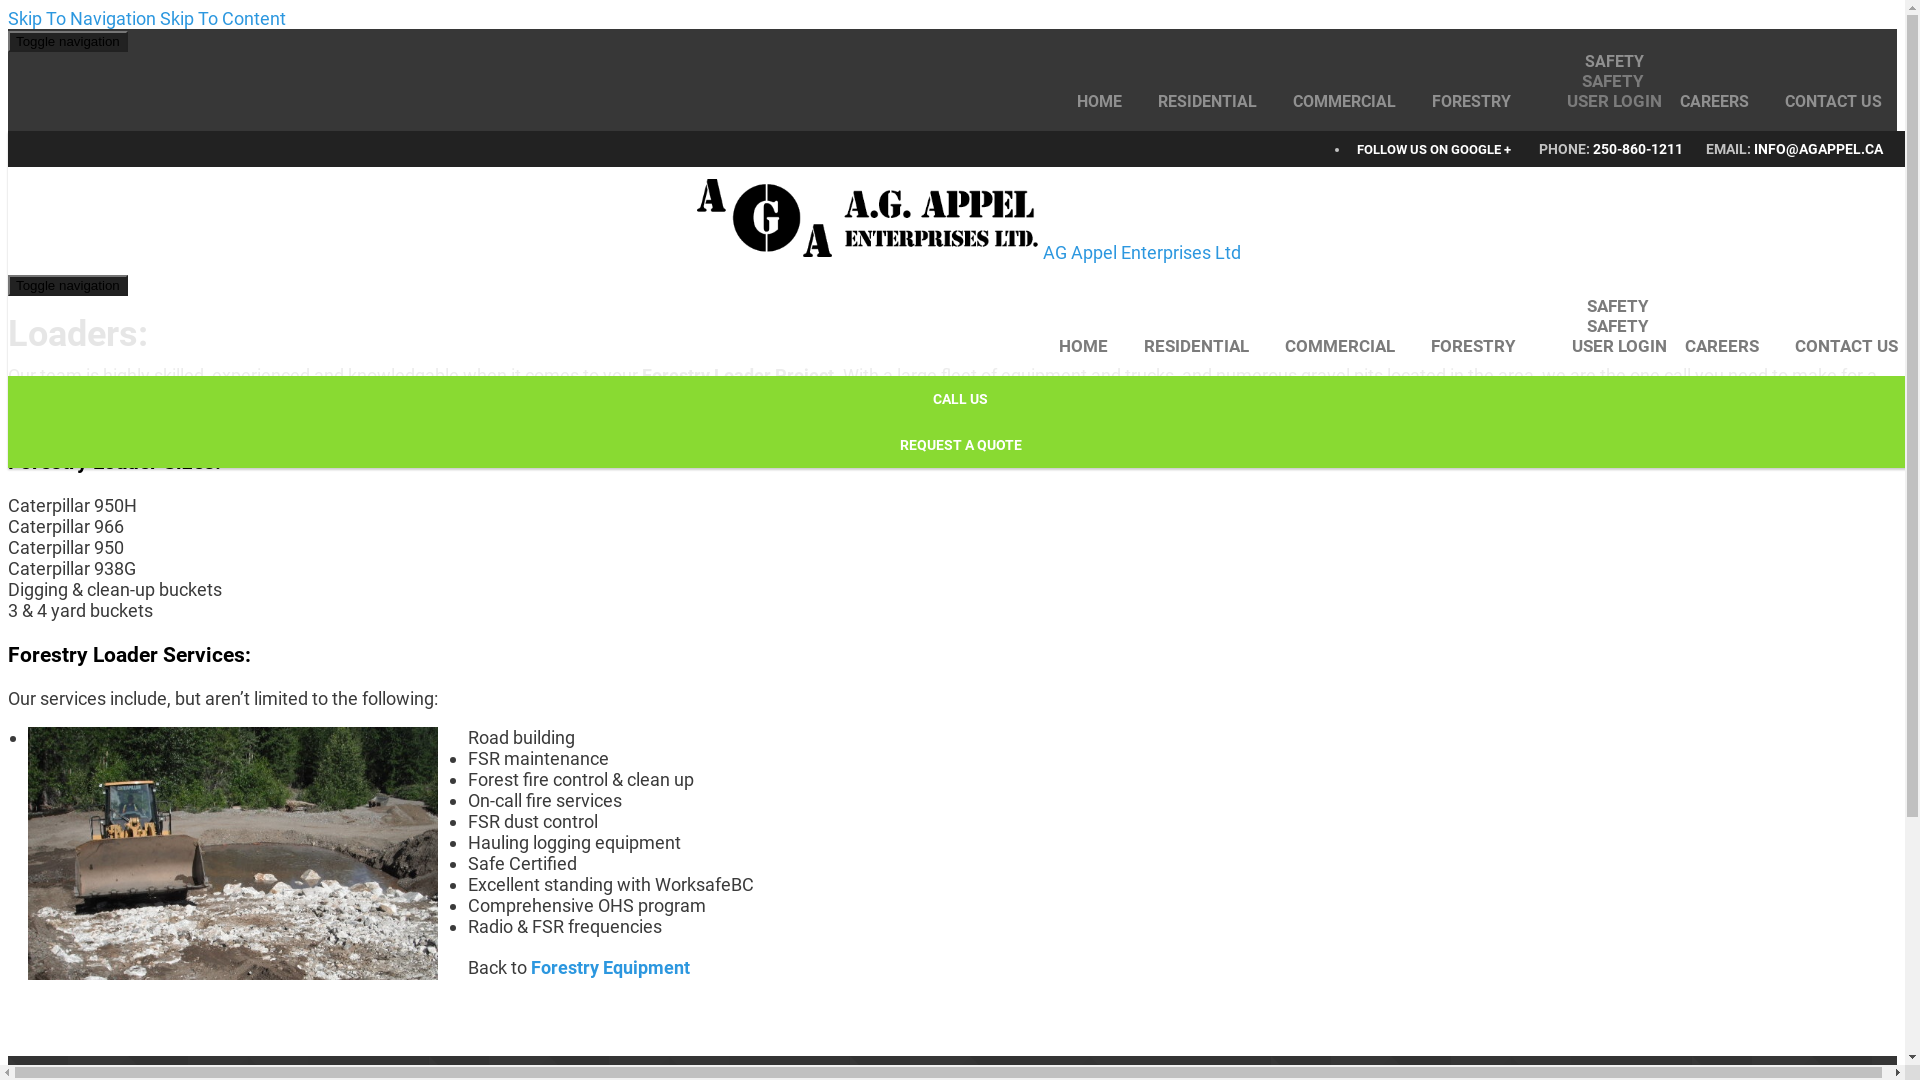 Image resolution: width=1920 pixels, height=1080 pixels. Describe the element at coordinates (1752, 148) in the screenshot. I see `'INFO@AGAPPEL.CA'` at that location.